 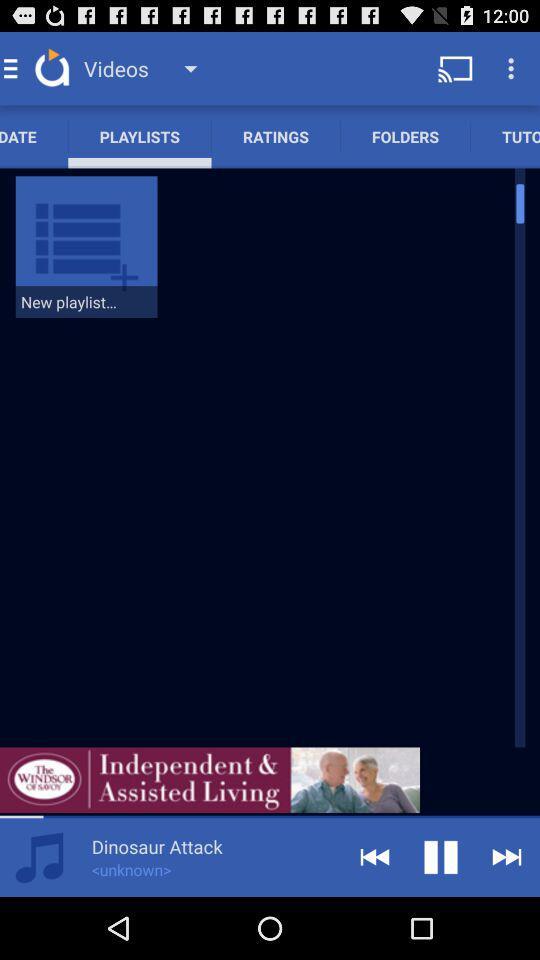 What do you see at coordinates (374, 856) in the screenshot?
I see `go back option on the bottom of the page` at bounding box center [374, 856].